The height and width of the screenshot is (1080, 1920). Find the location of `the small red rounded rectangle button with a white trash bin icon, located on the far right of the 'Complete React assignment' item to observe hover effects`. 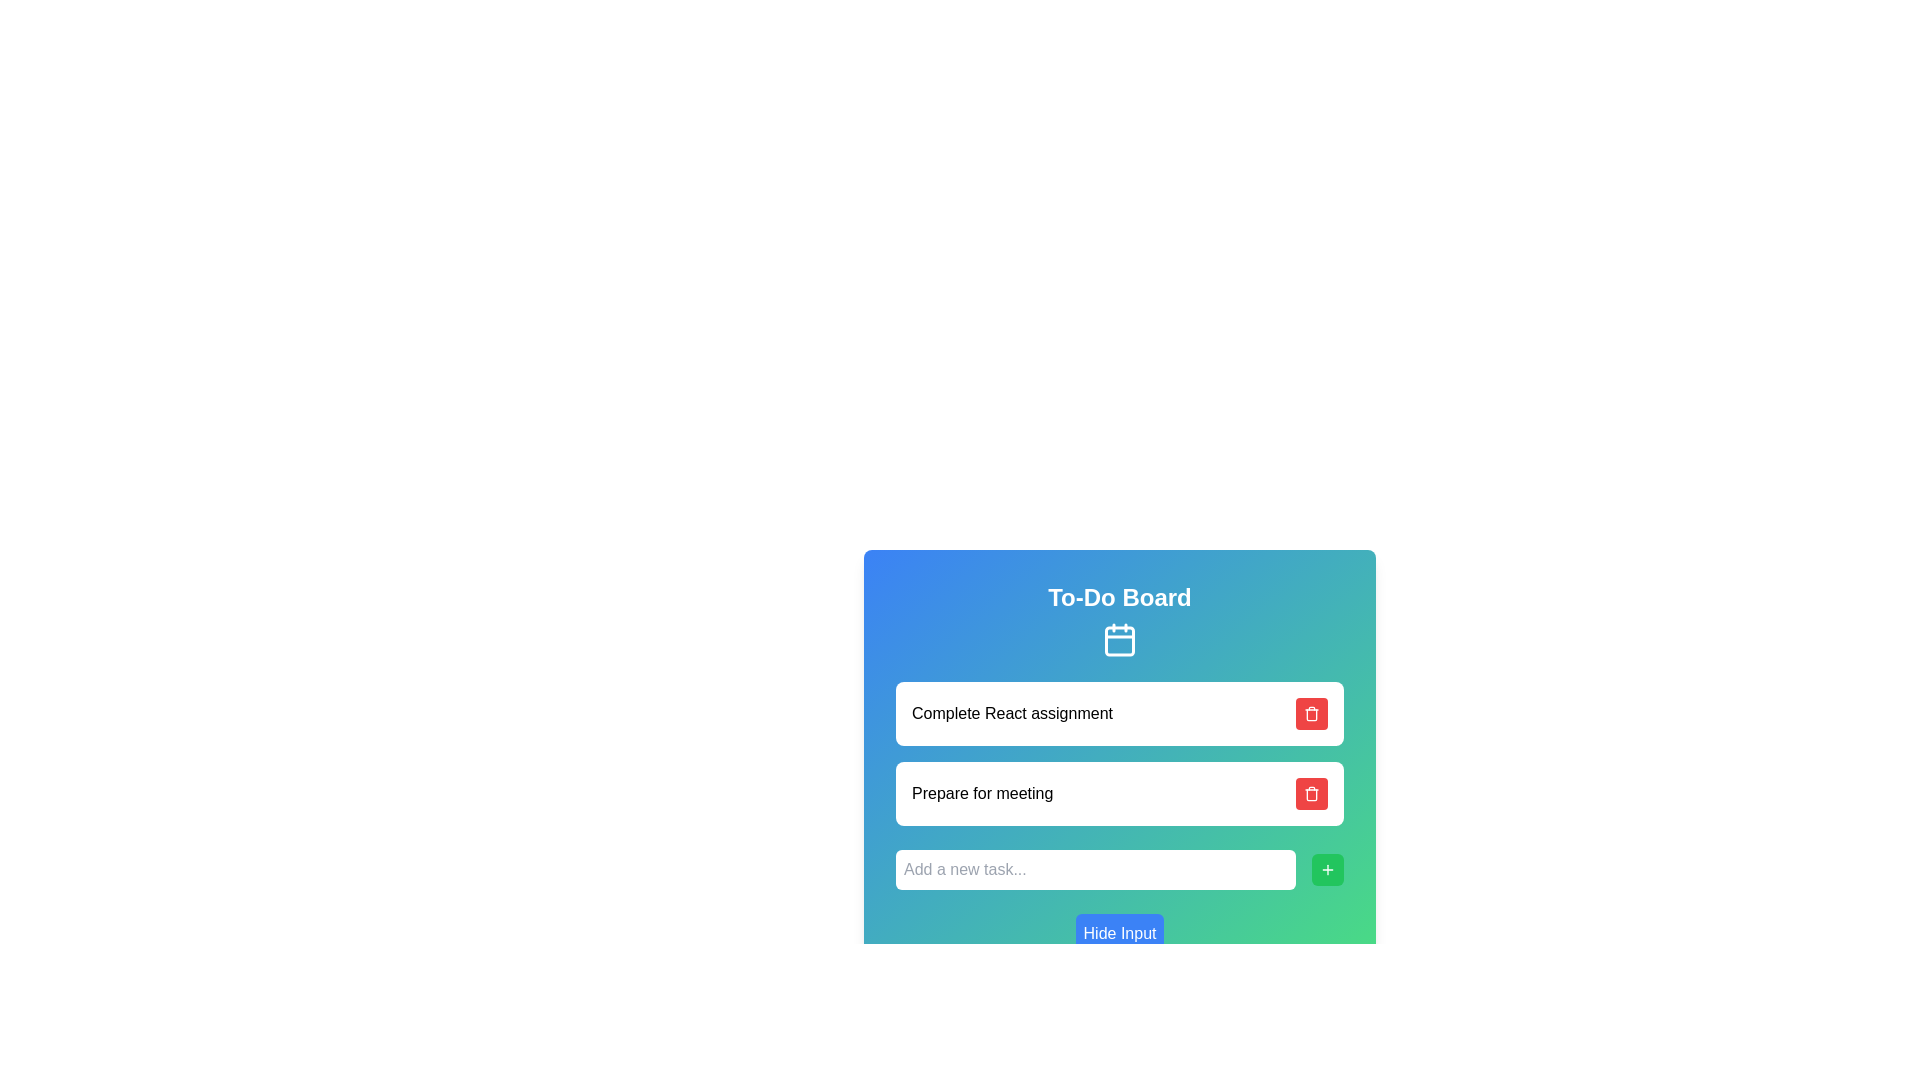

the small red rounded rectangle button with a white trash bin icon, located on the far right of the 'Complete React assignment' item to observe hover effects is located at coordinates (1311, 712).